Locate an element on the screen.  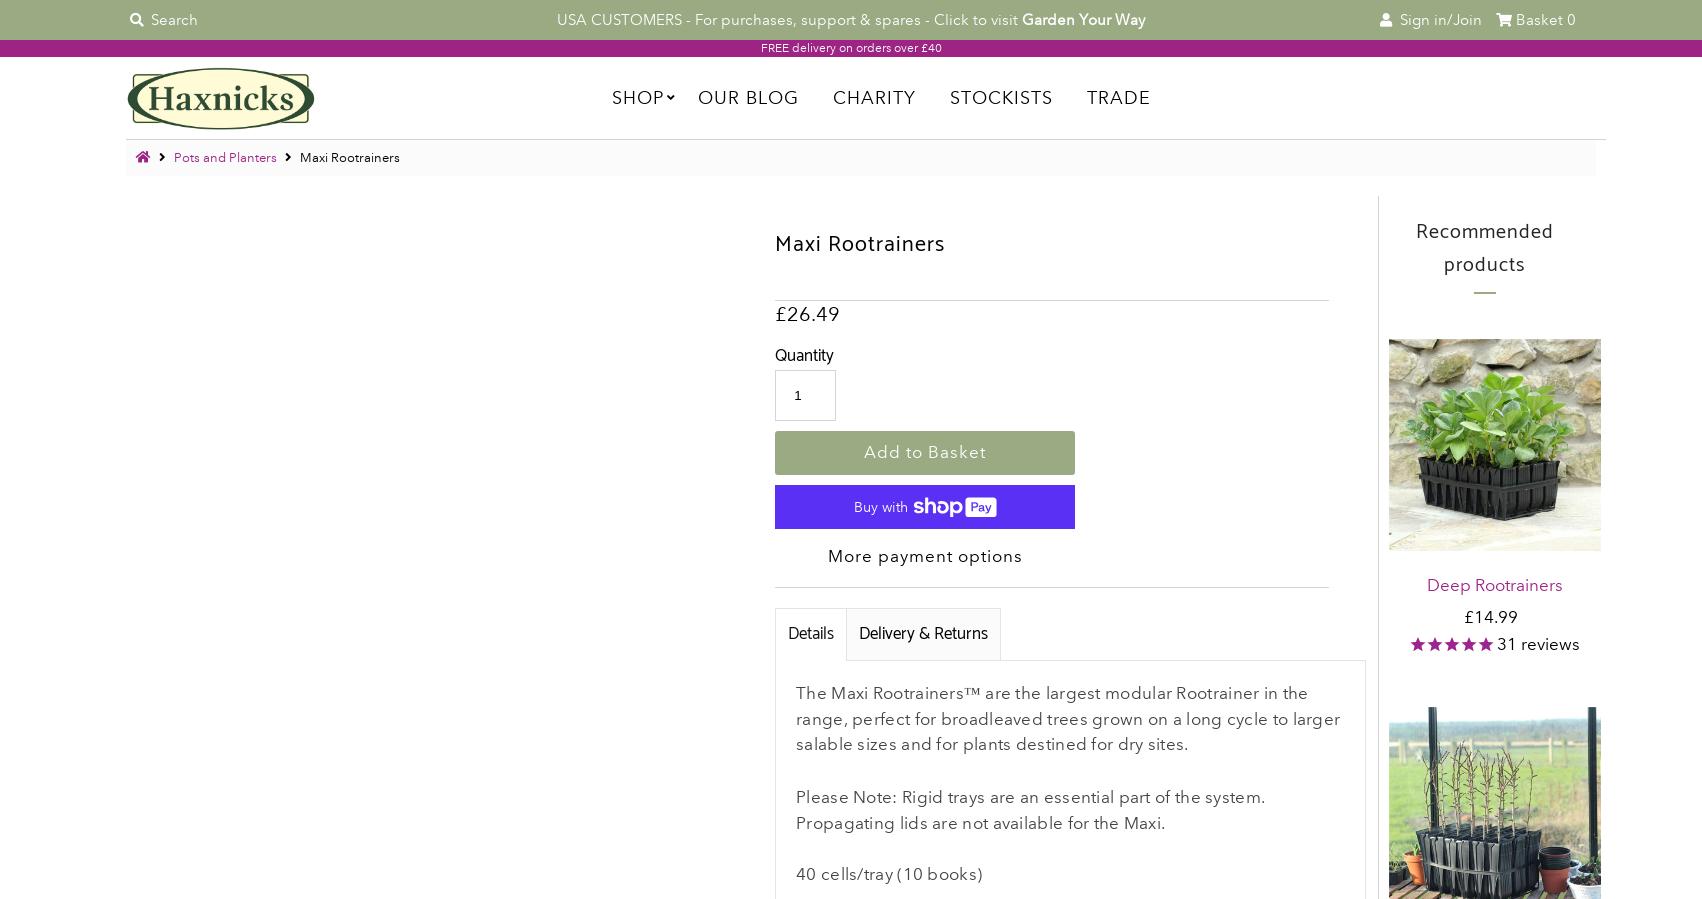
'40 cells/tray (10 books)' is located at coordinates (888, 873).